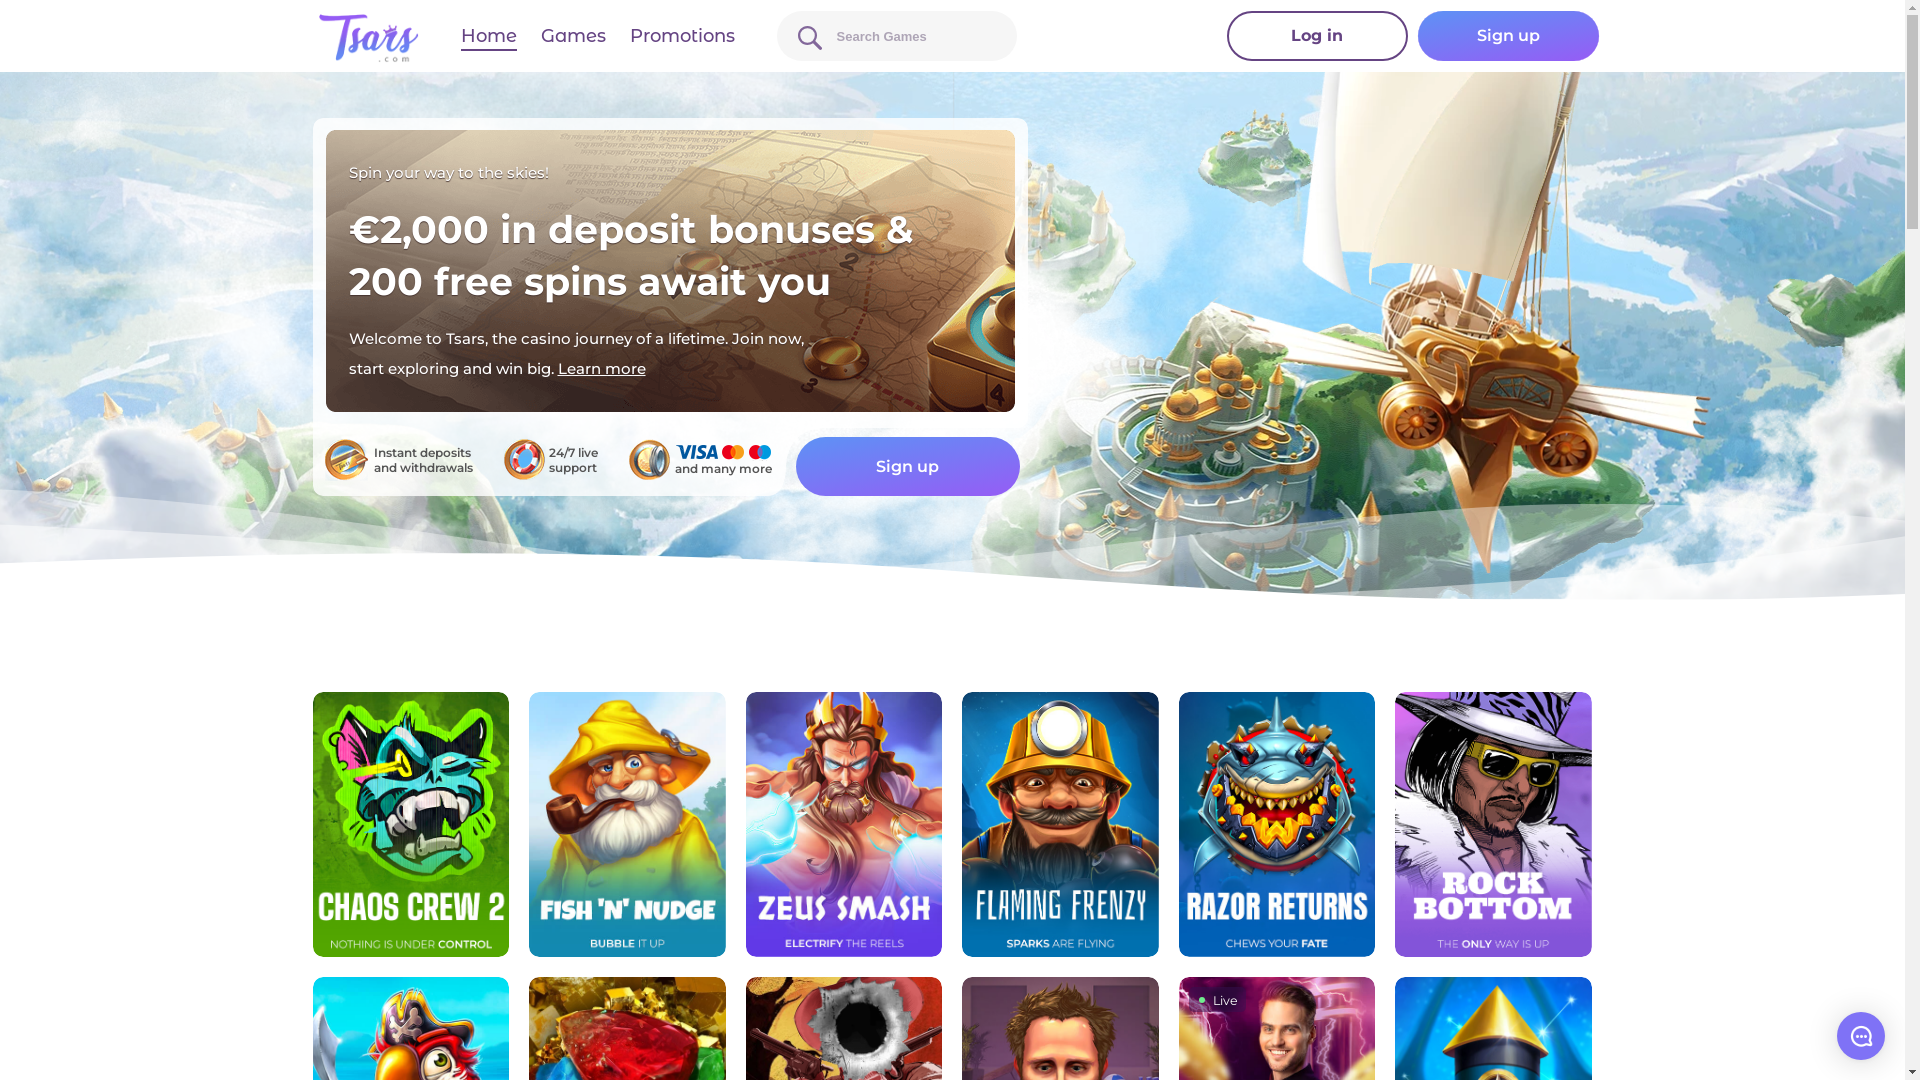 The height and width of the screenshot is (1080, 1920). I want to click on 'Home', so click(488, 35).